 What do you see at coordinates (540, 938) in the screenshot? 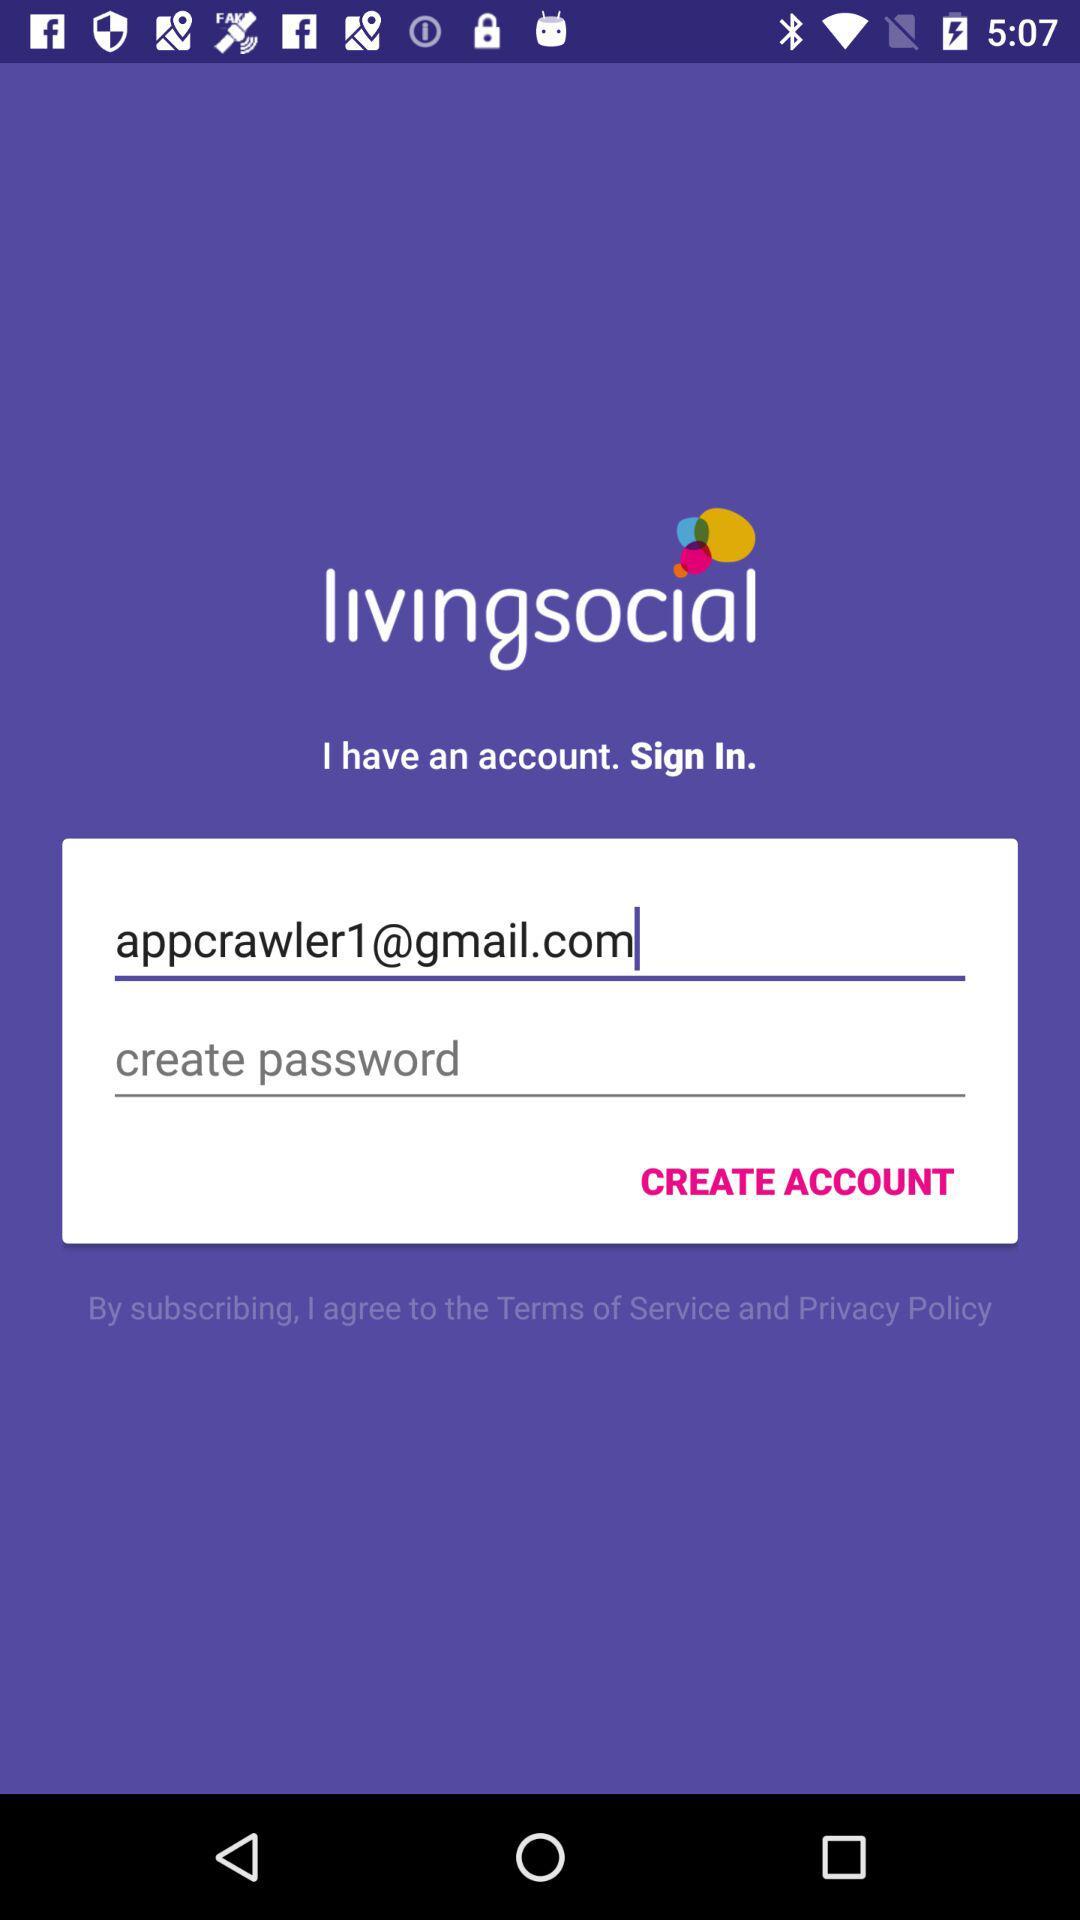
I see `the appcrawler1@gmail.com icon` at bounding box center [540, 938].